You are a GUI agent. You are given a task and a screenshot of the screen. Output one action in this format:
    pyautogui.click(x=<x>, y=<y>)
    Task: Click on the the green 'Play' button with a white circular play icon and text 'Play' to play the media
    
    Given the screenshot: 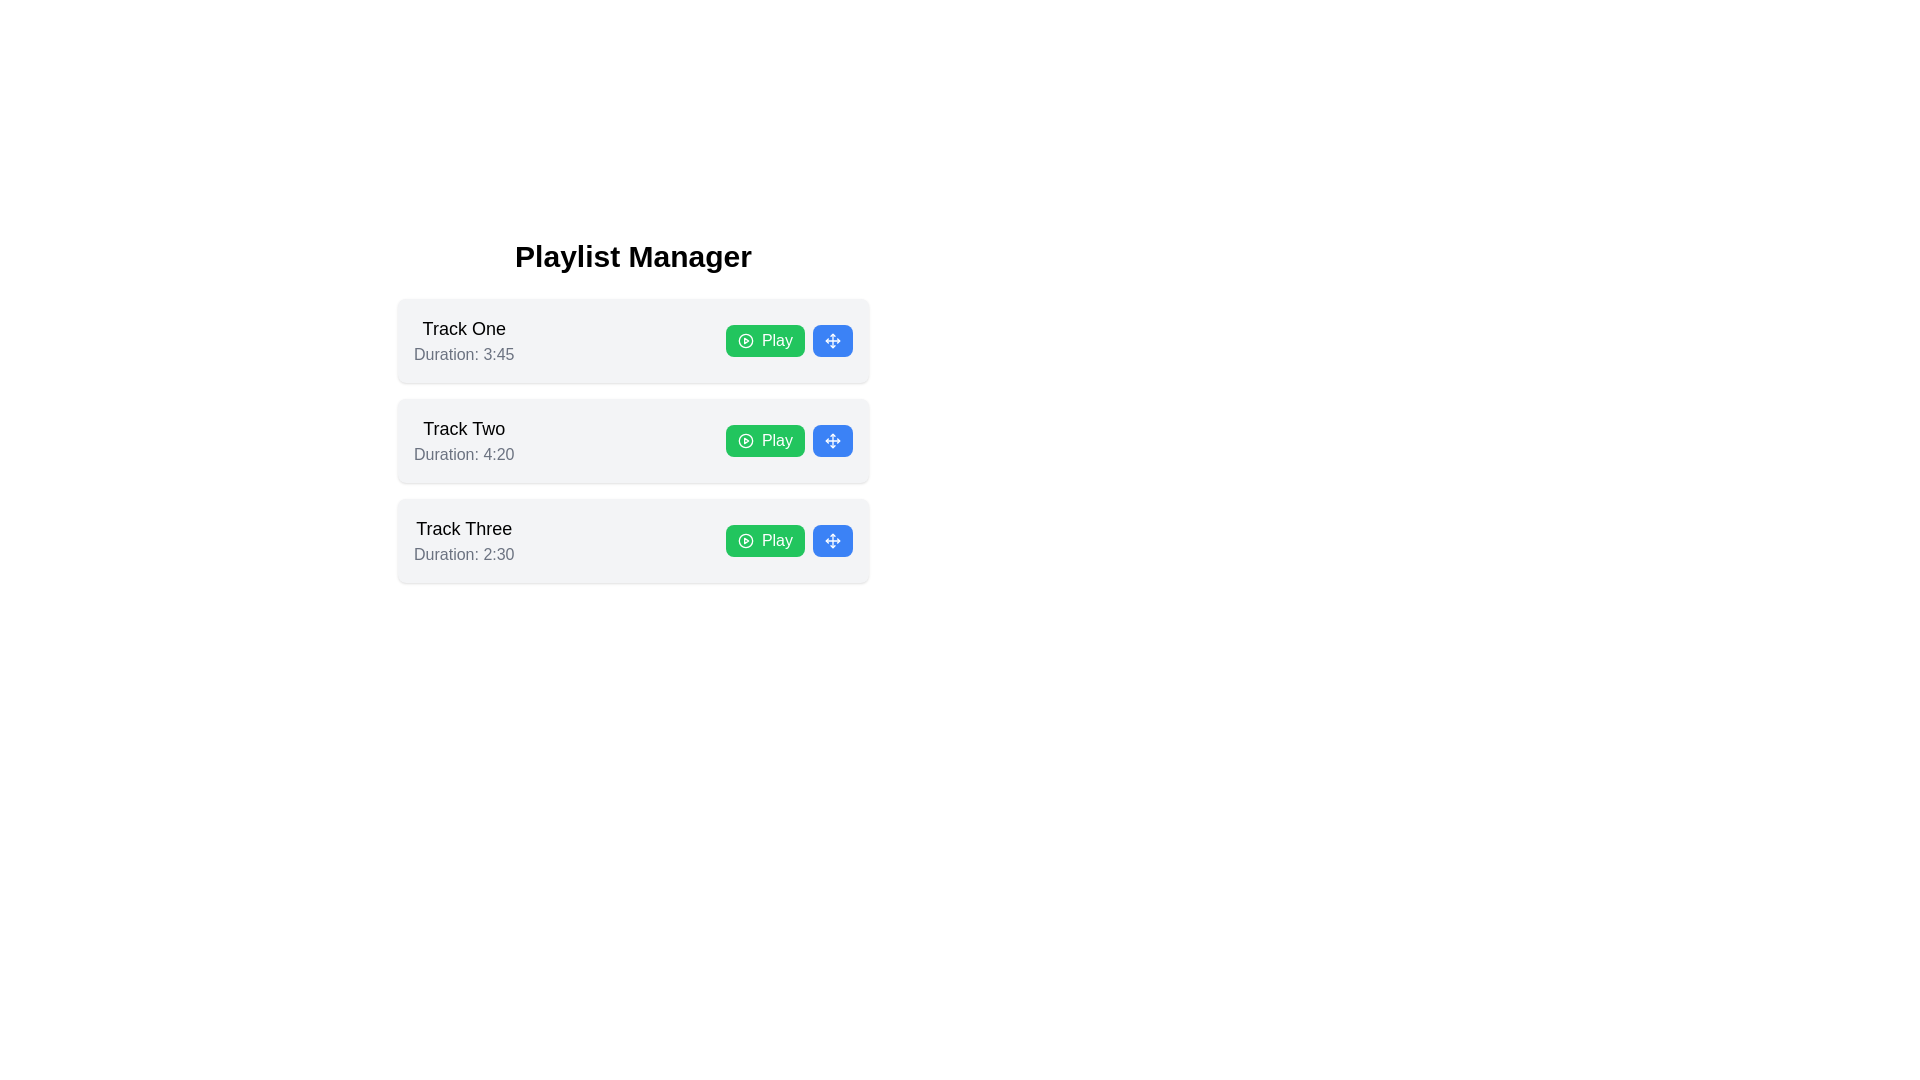 What is the action you would take?
    pyautogui.click(x=764, y=439)
    